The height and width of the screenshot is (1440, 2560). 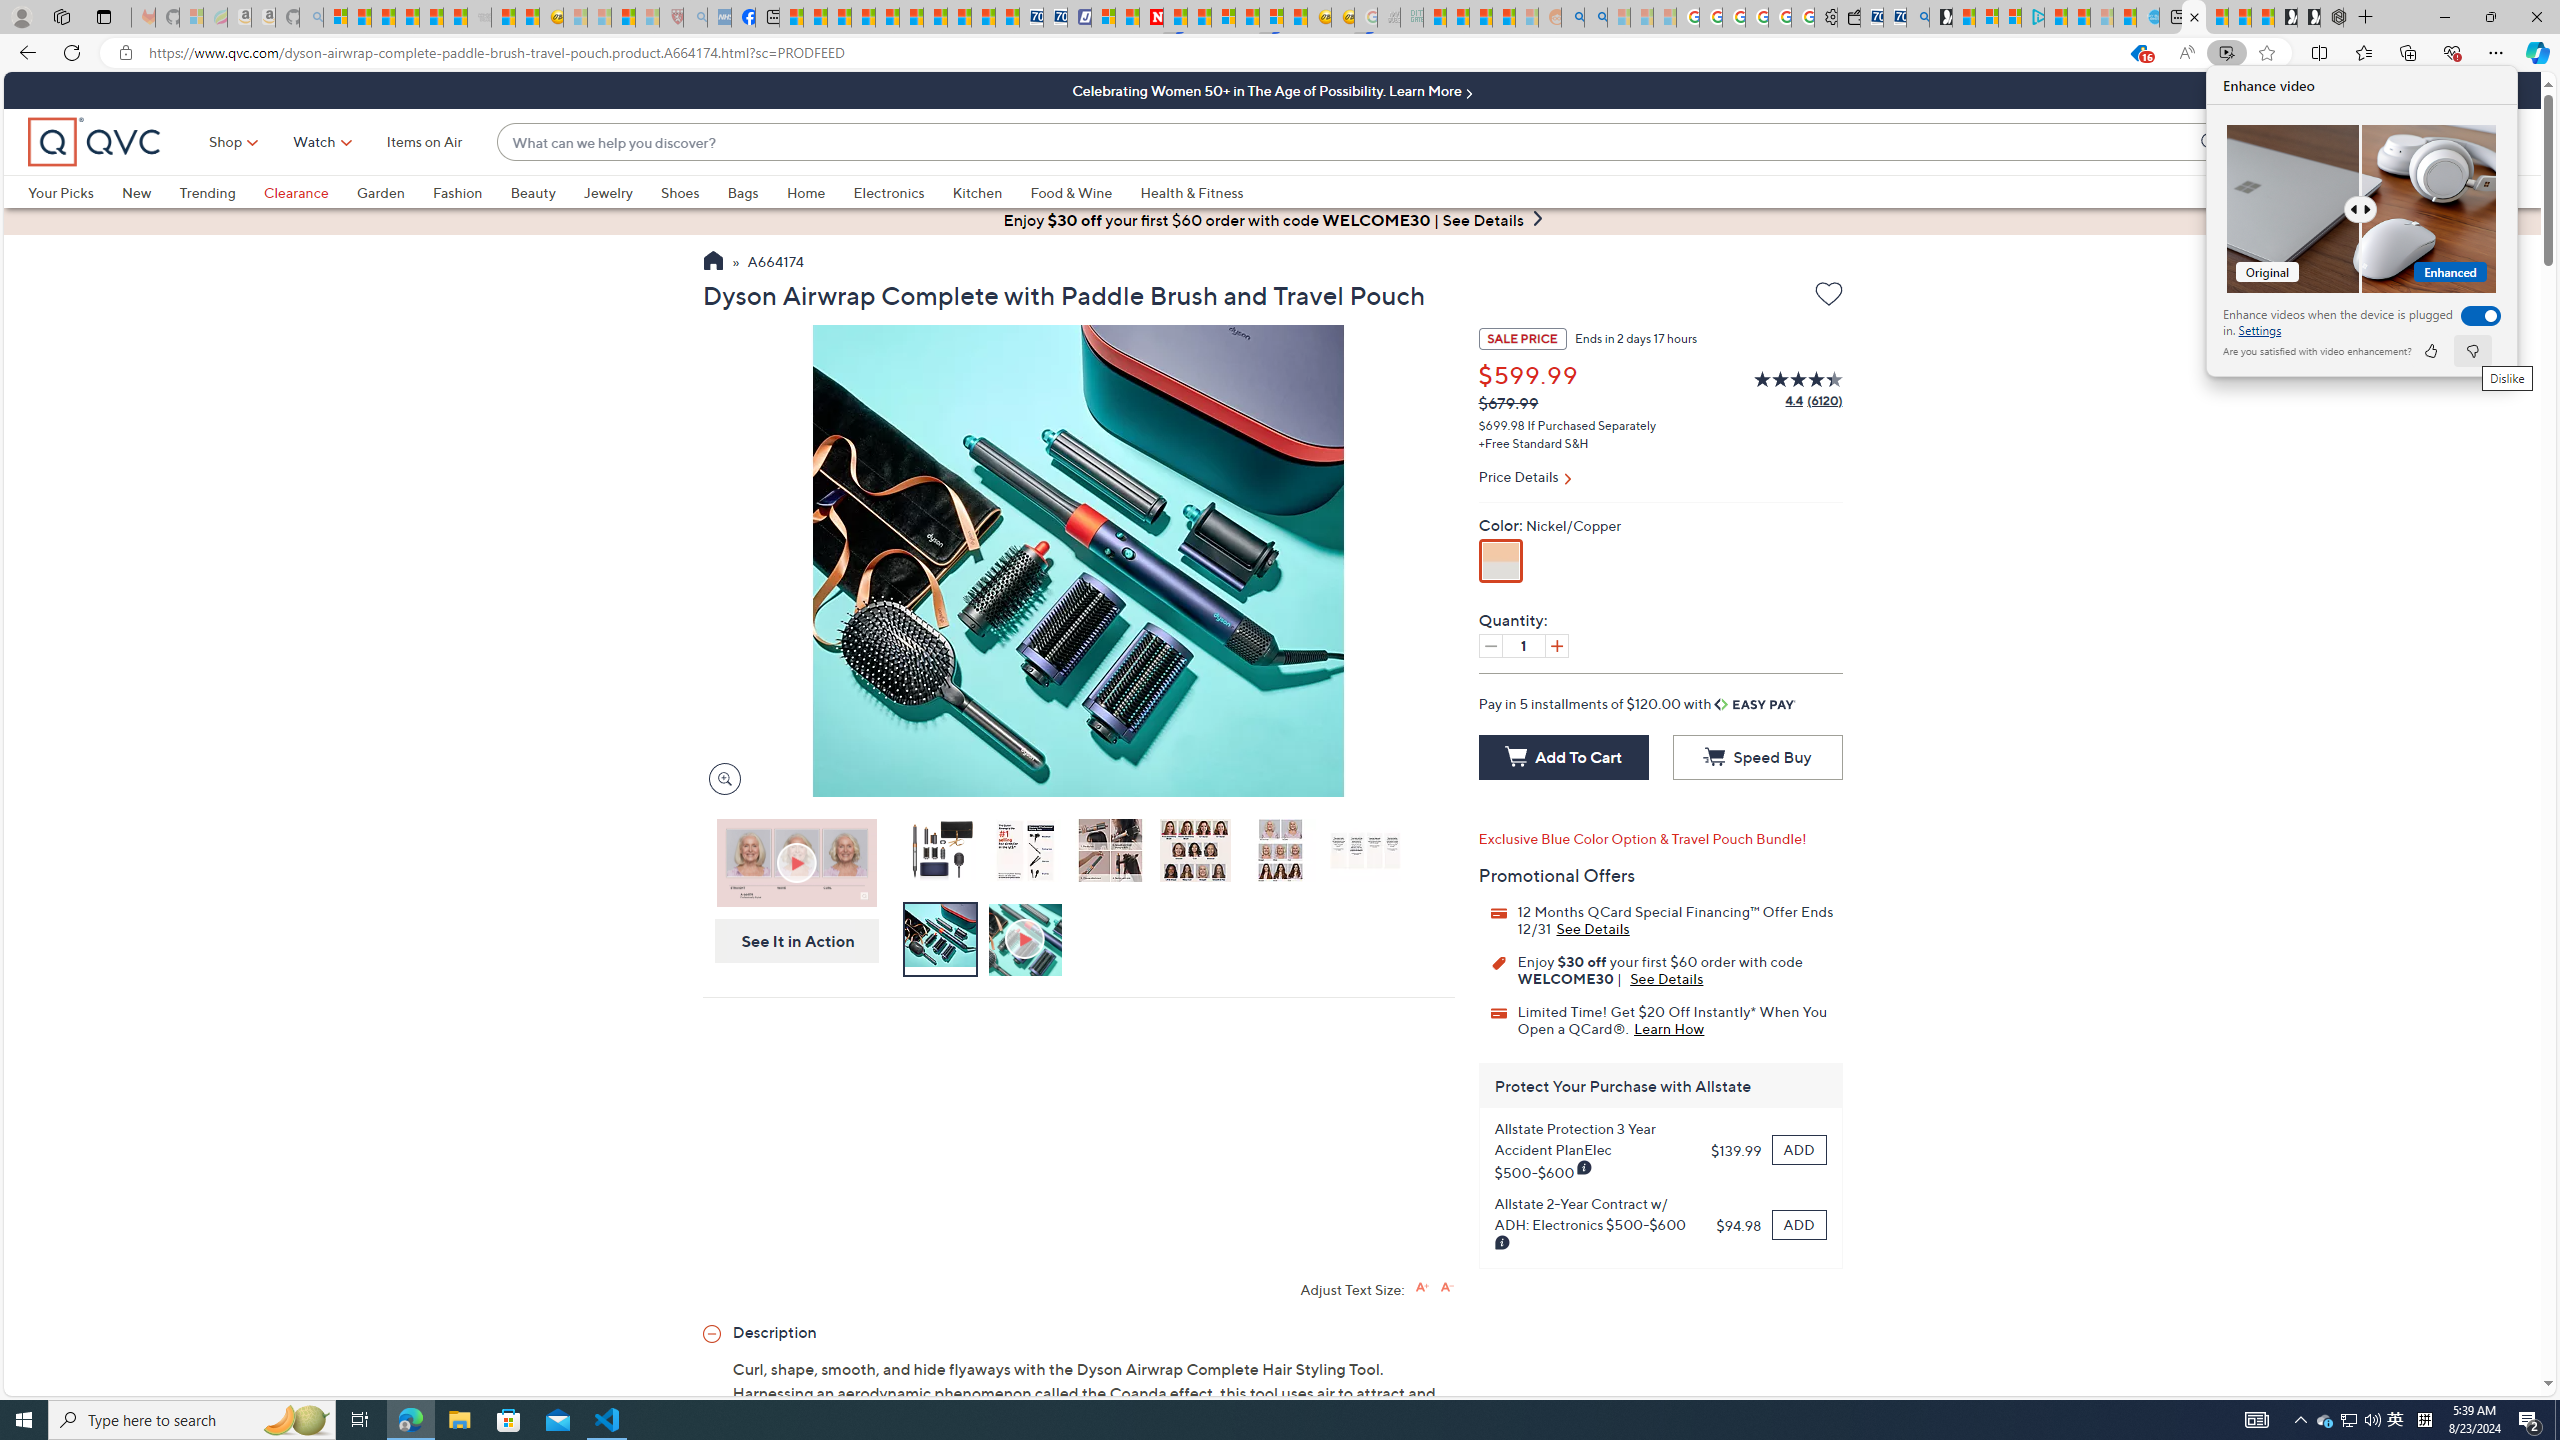 I want to click on 'Health & Fitness', so click(x=1195, y=191).